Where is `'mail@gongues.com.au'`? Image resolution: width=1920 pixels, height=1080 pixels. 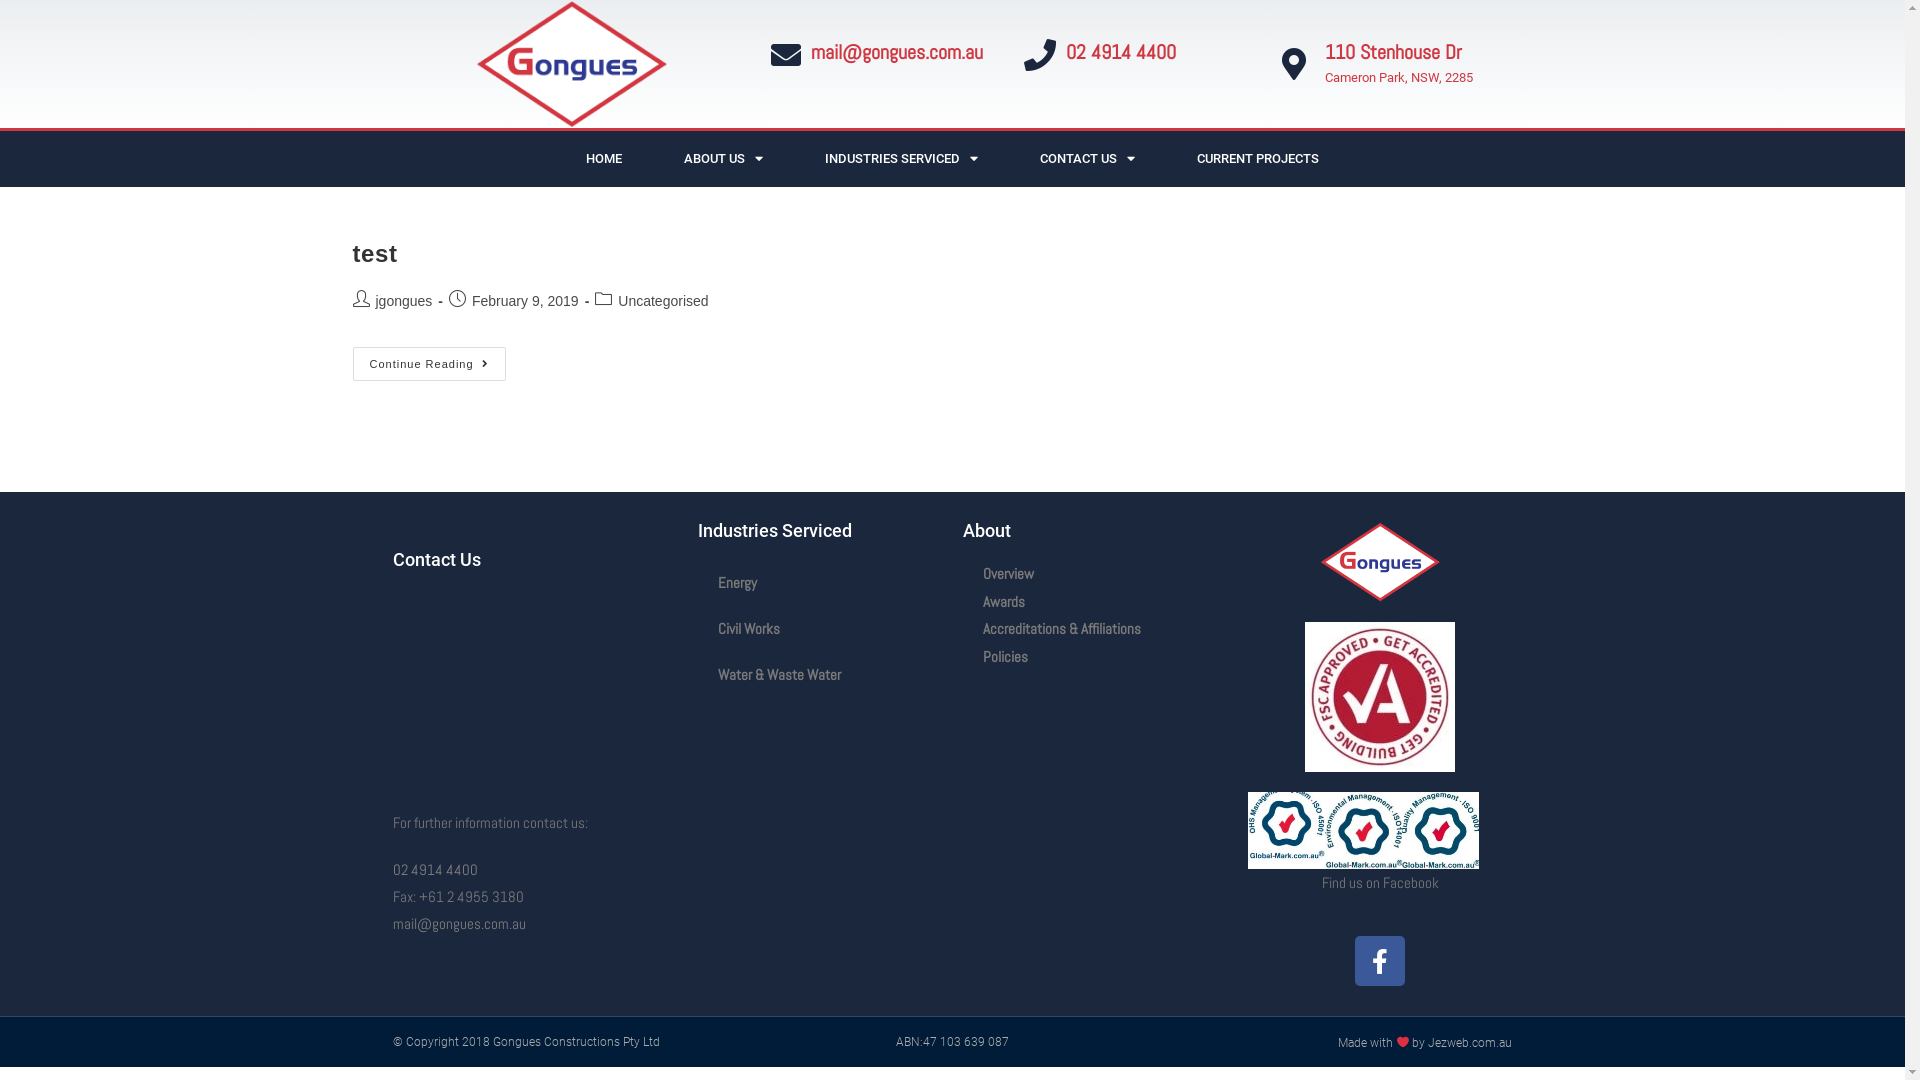
'mail@gongues.com.au' is located at coordinates (895, 50).